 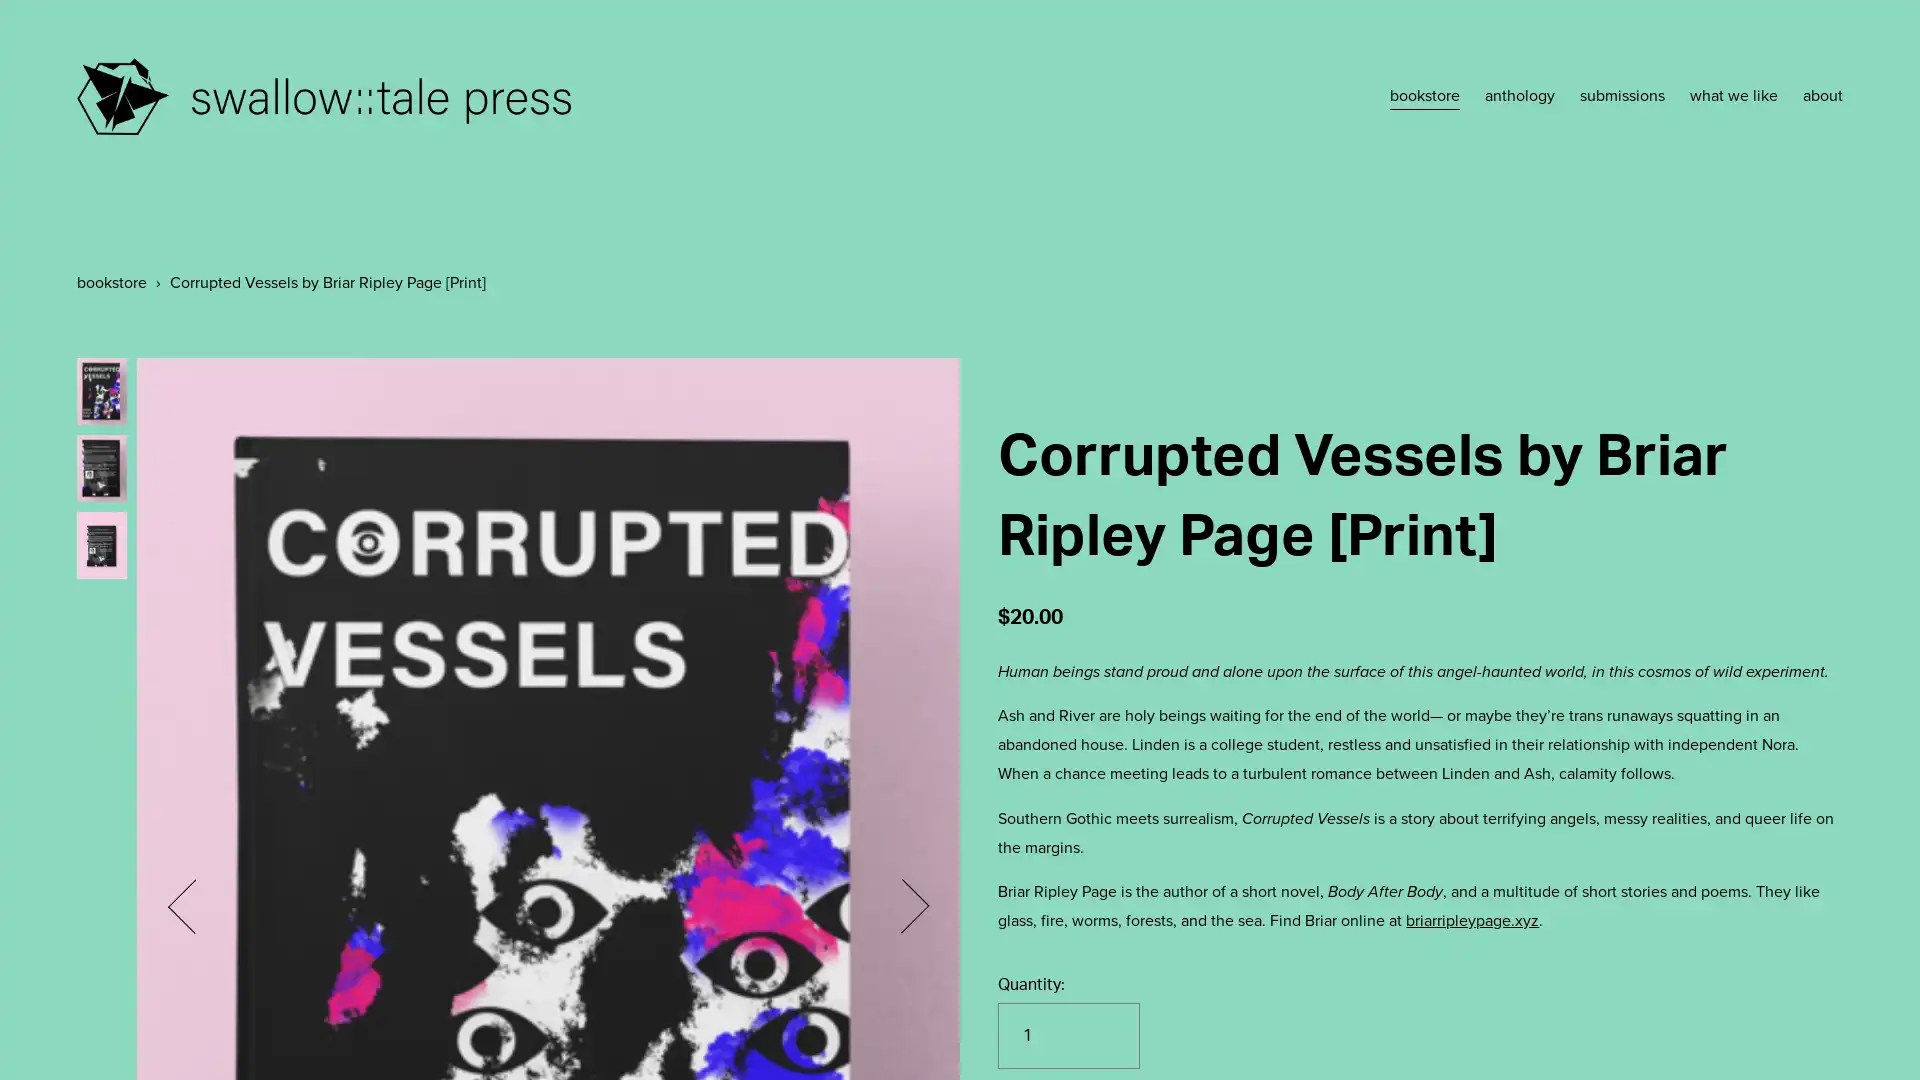 I want to click on Next, so click(x=900, y=906).